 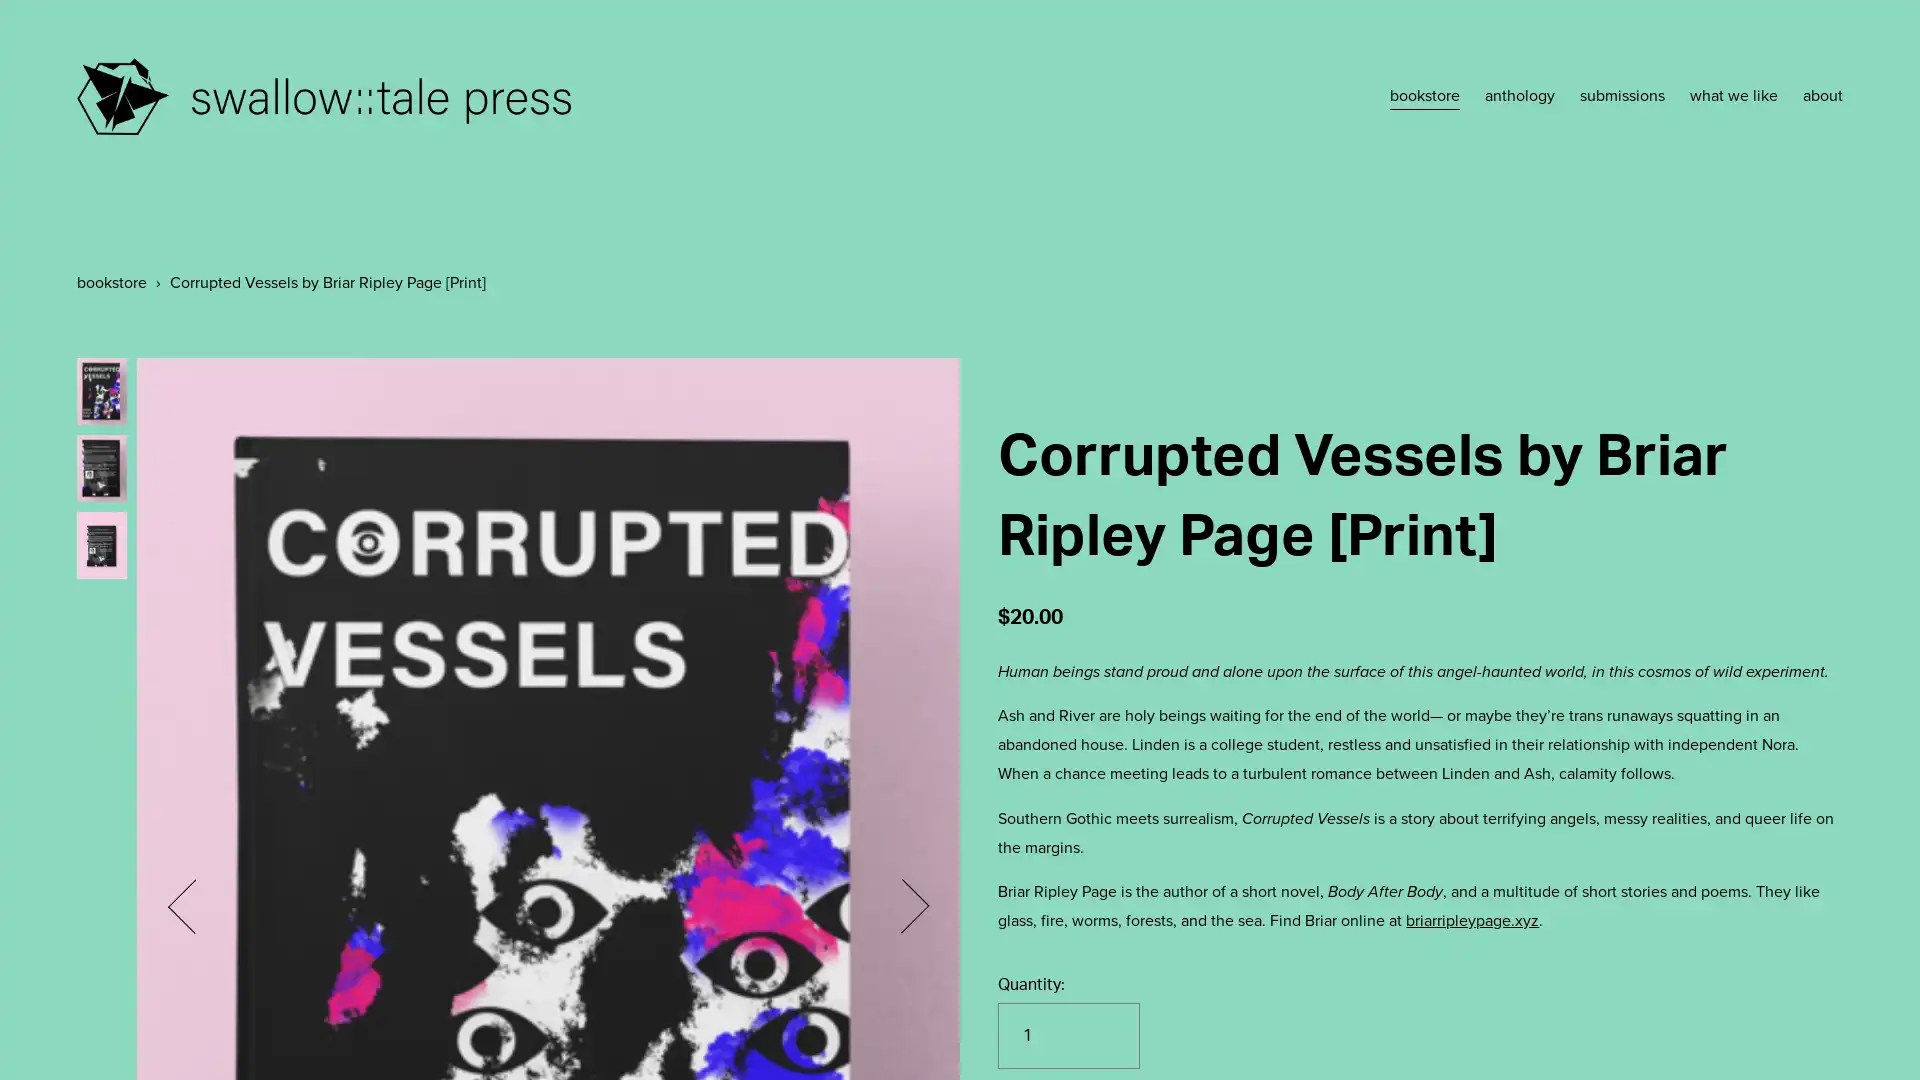 I want to click on Next, so click(x=900, y=906).